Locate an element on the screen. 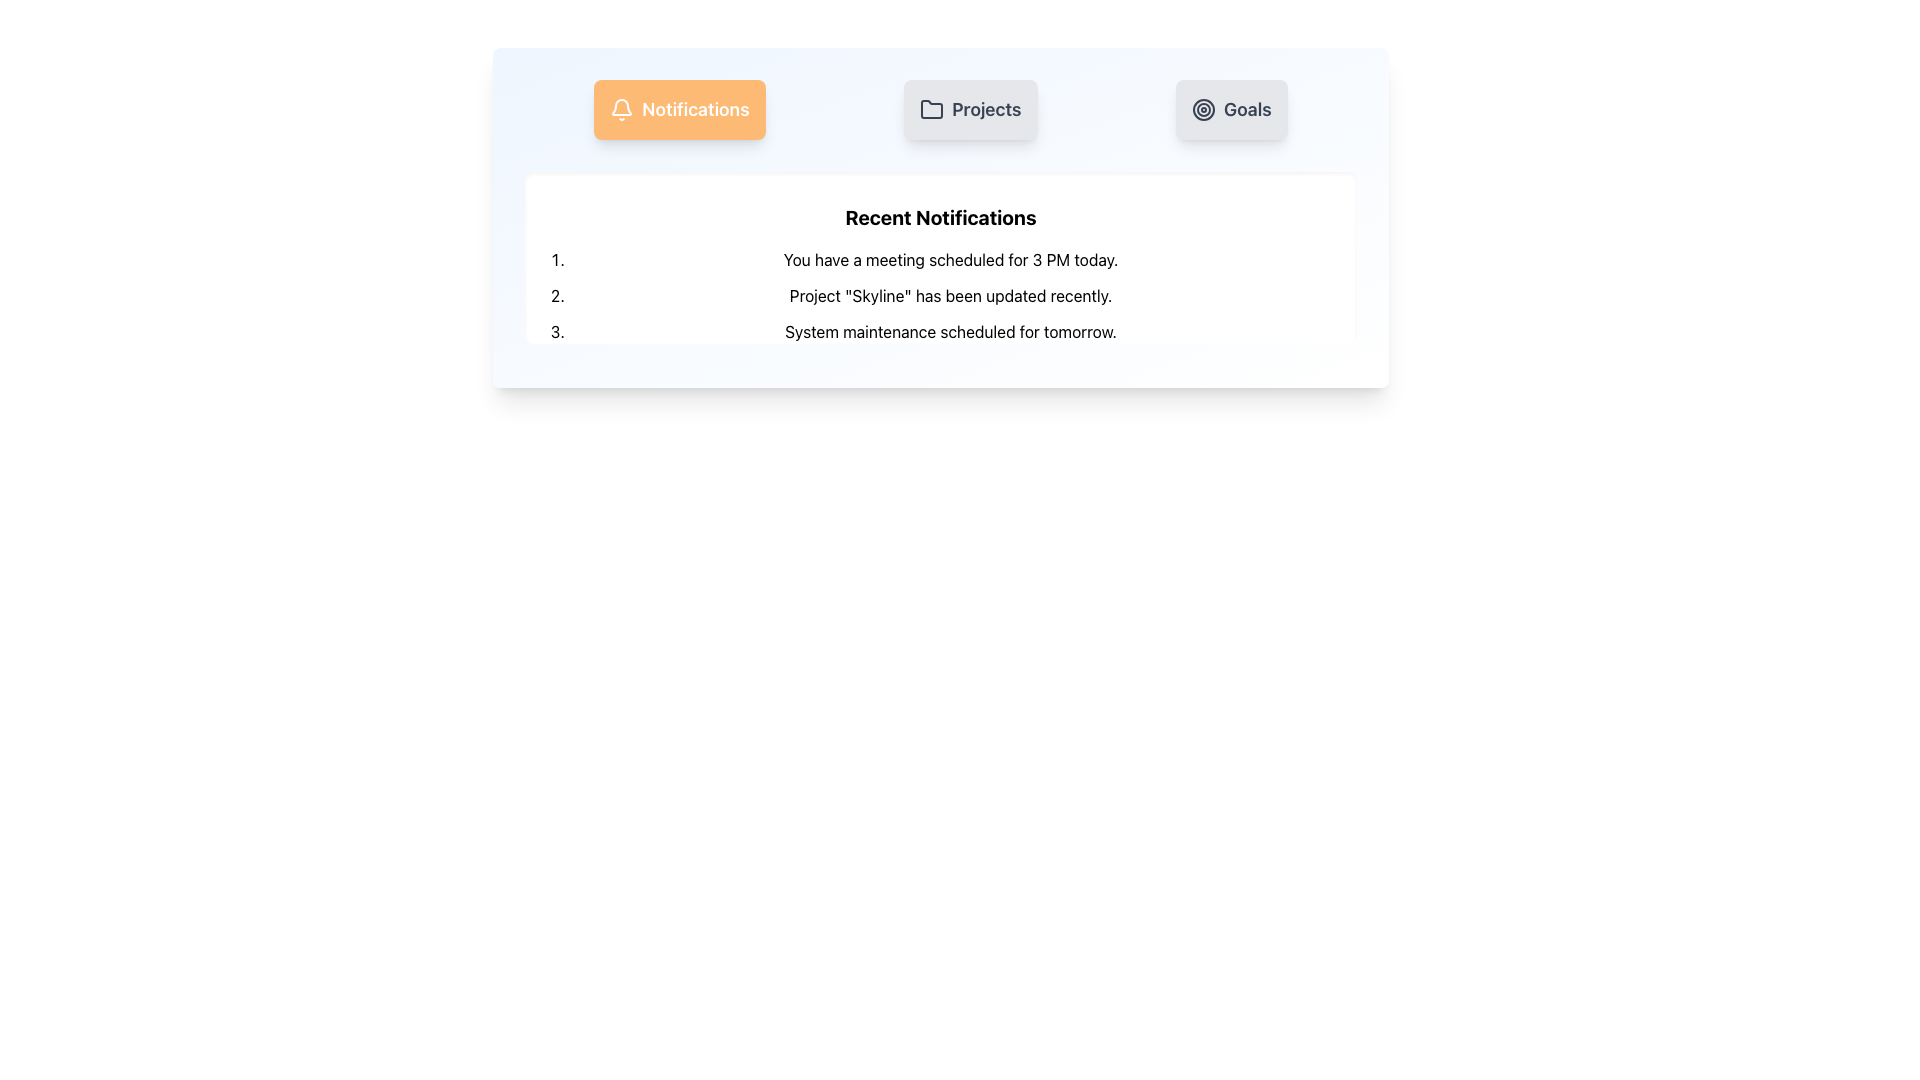 The height and width of the screenshot is (1080, 1920). the static text label that displays a notification about a scheduled meeting, located as the first item in the 'Recent Notifications' list is located at coordinates (949, 258).